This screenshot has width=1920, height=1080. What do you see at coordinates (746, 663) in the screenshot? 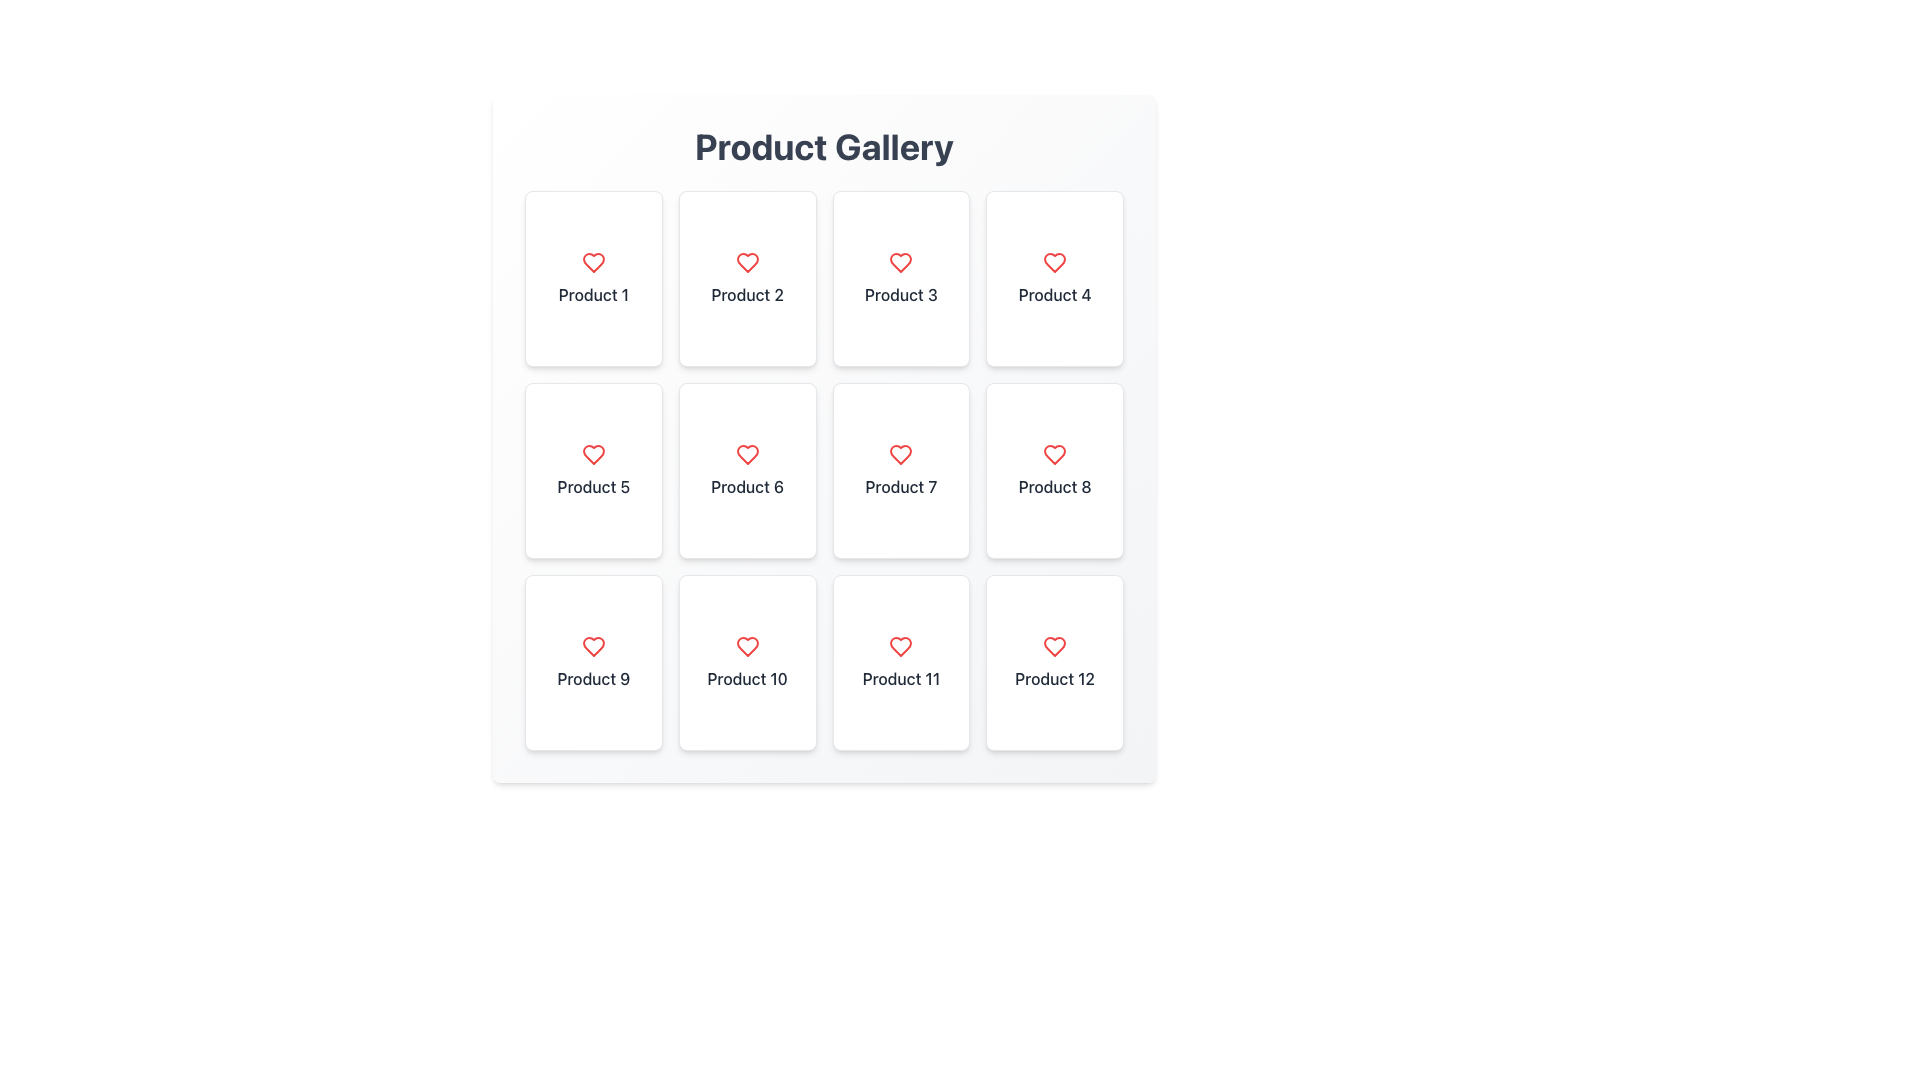
I see `the card with a white background, rounded corners, and a red heart icon, which contains the text 'Product 10' located in the third row and second column of the grid` at bounding box center [746, 663].